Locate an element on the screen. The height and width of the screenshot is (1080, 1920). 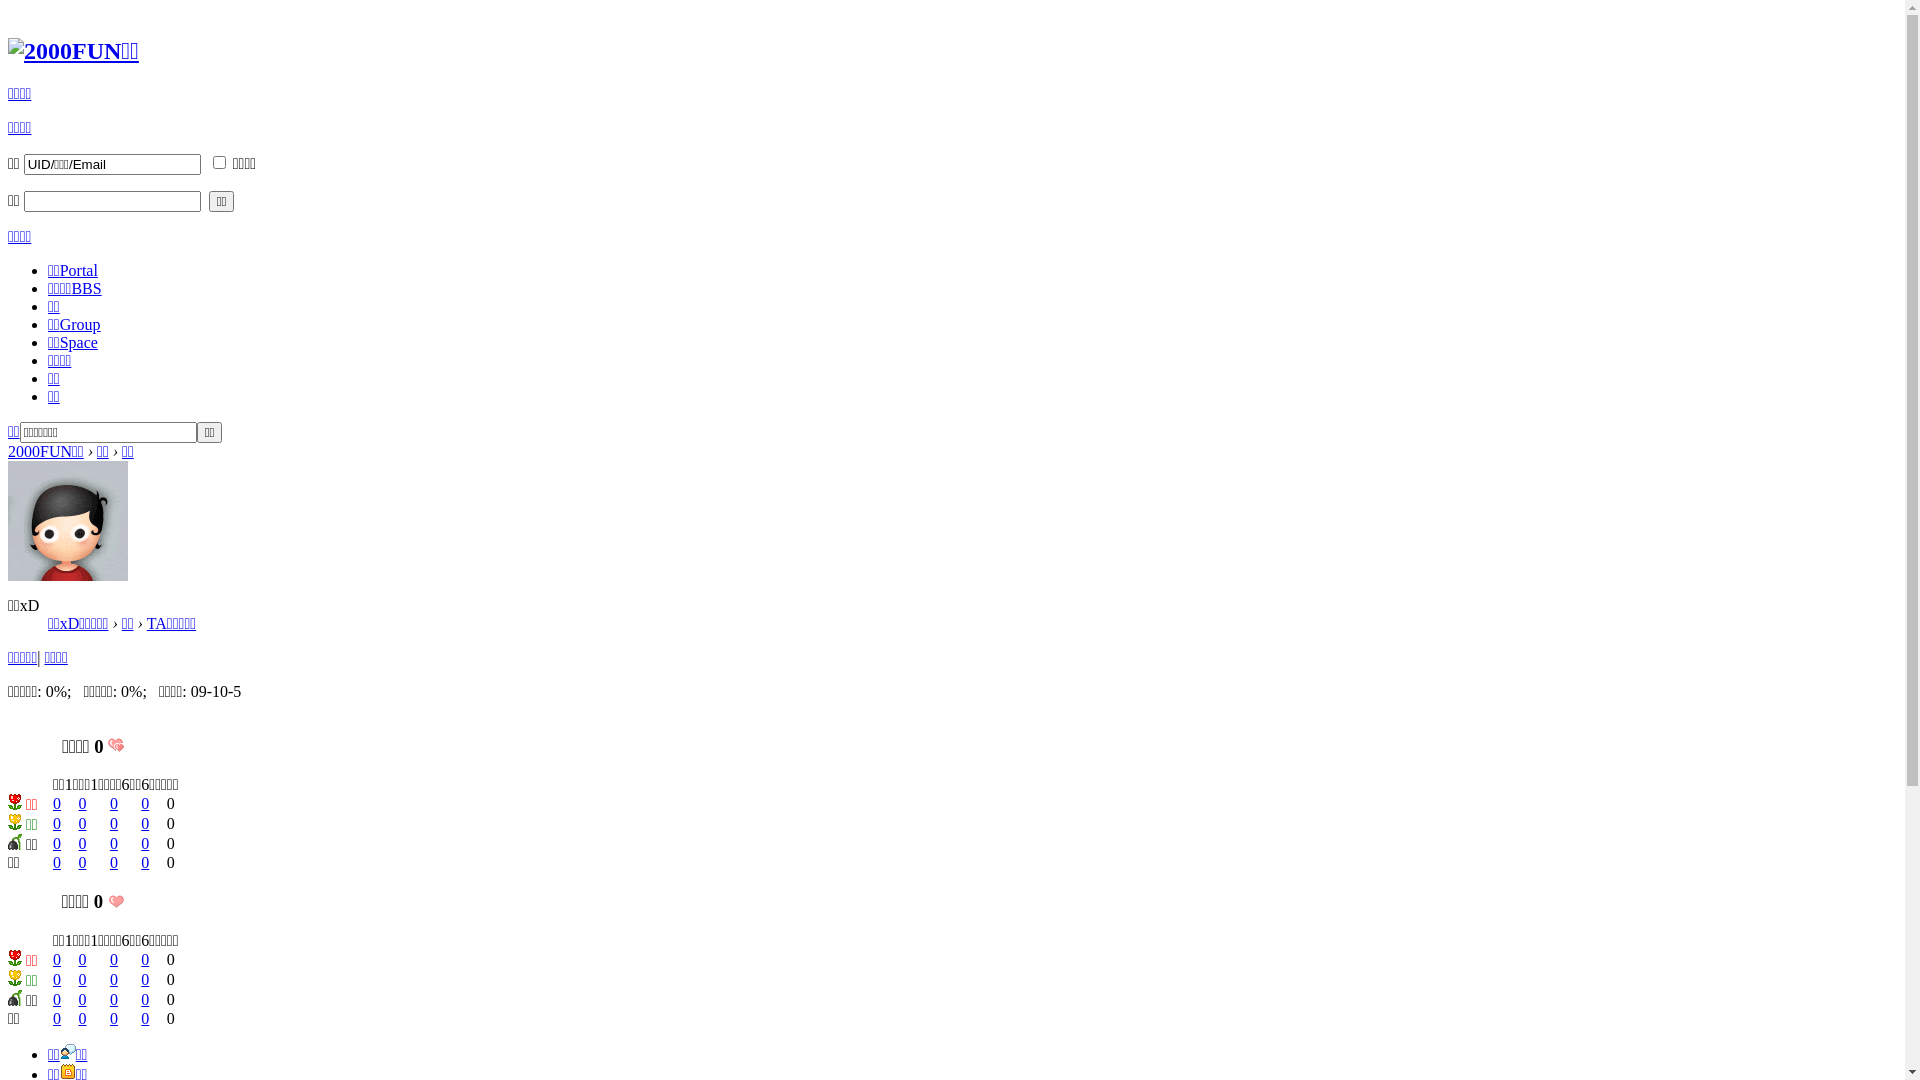
'0' is located at coordinates (113, 958).